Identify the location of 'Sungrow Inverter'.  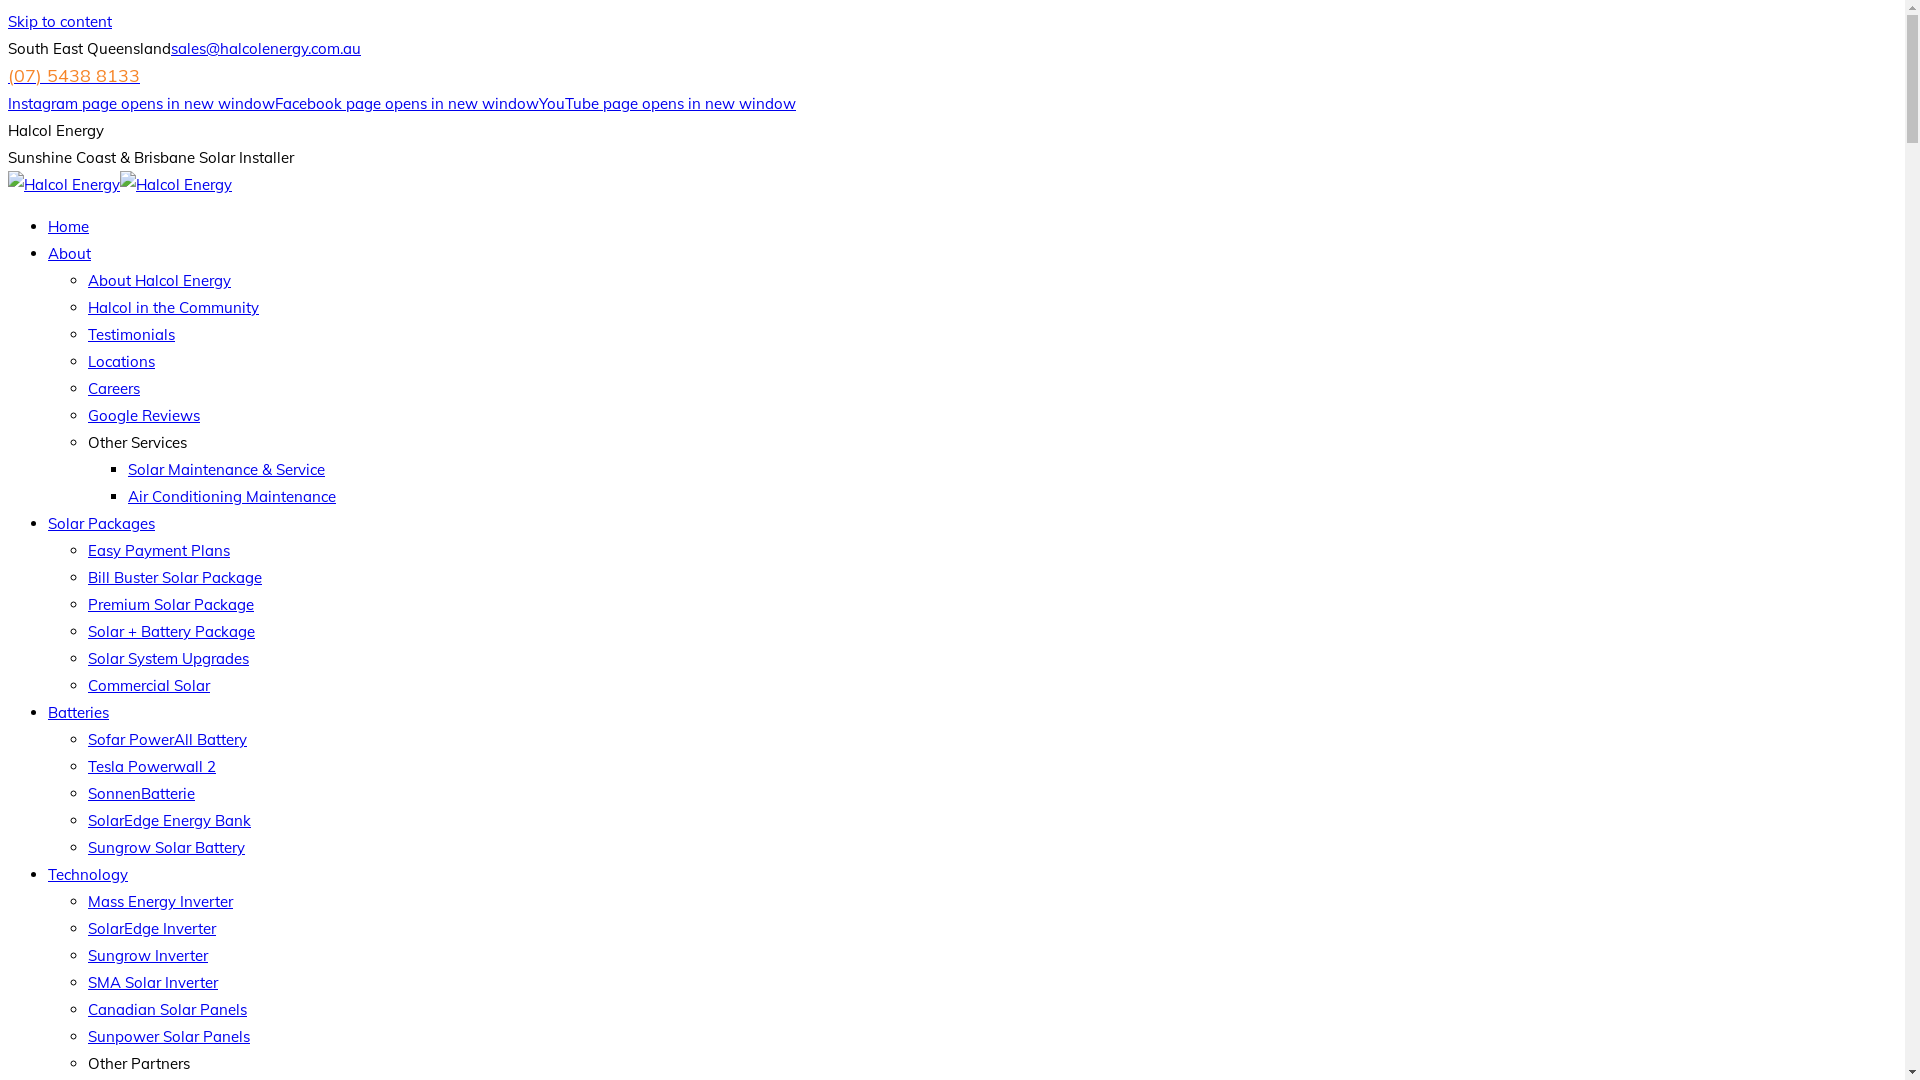
(147, 954).